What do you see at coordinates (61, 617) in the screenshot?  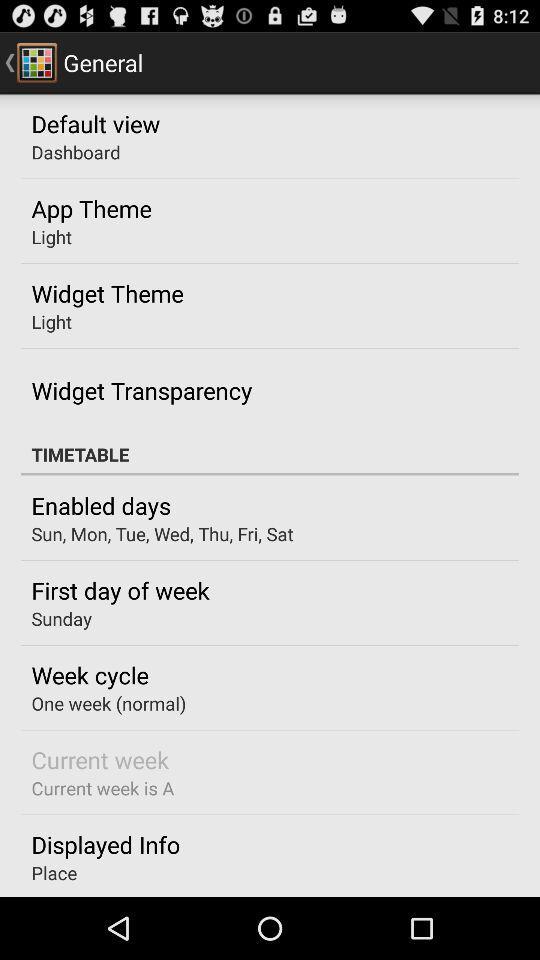 I see `the item below the first day of` at bounding box center [61, 617].